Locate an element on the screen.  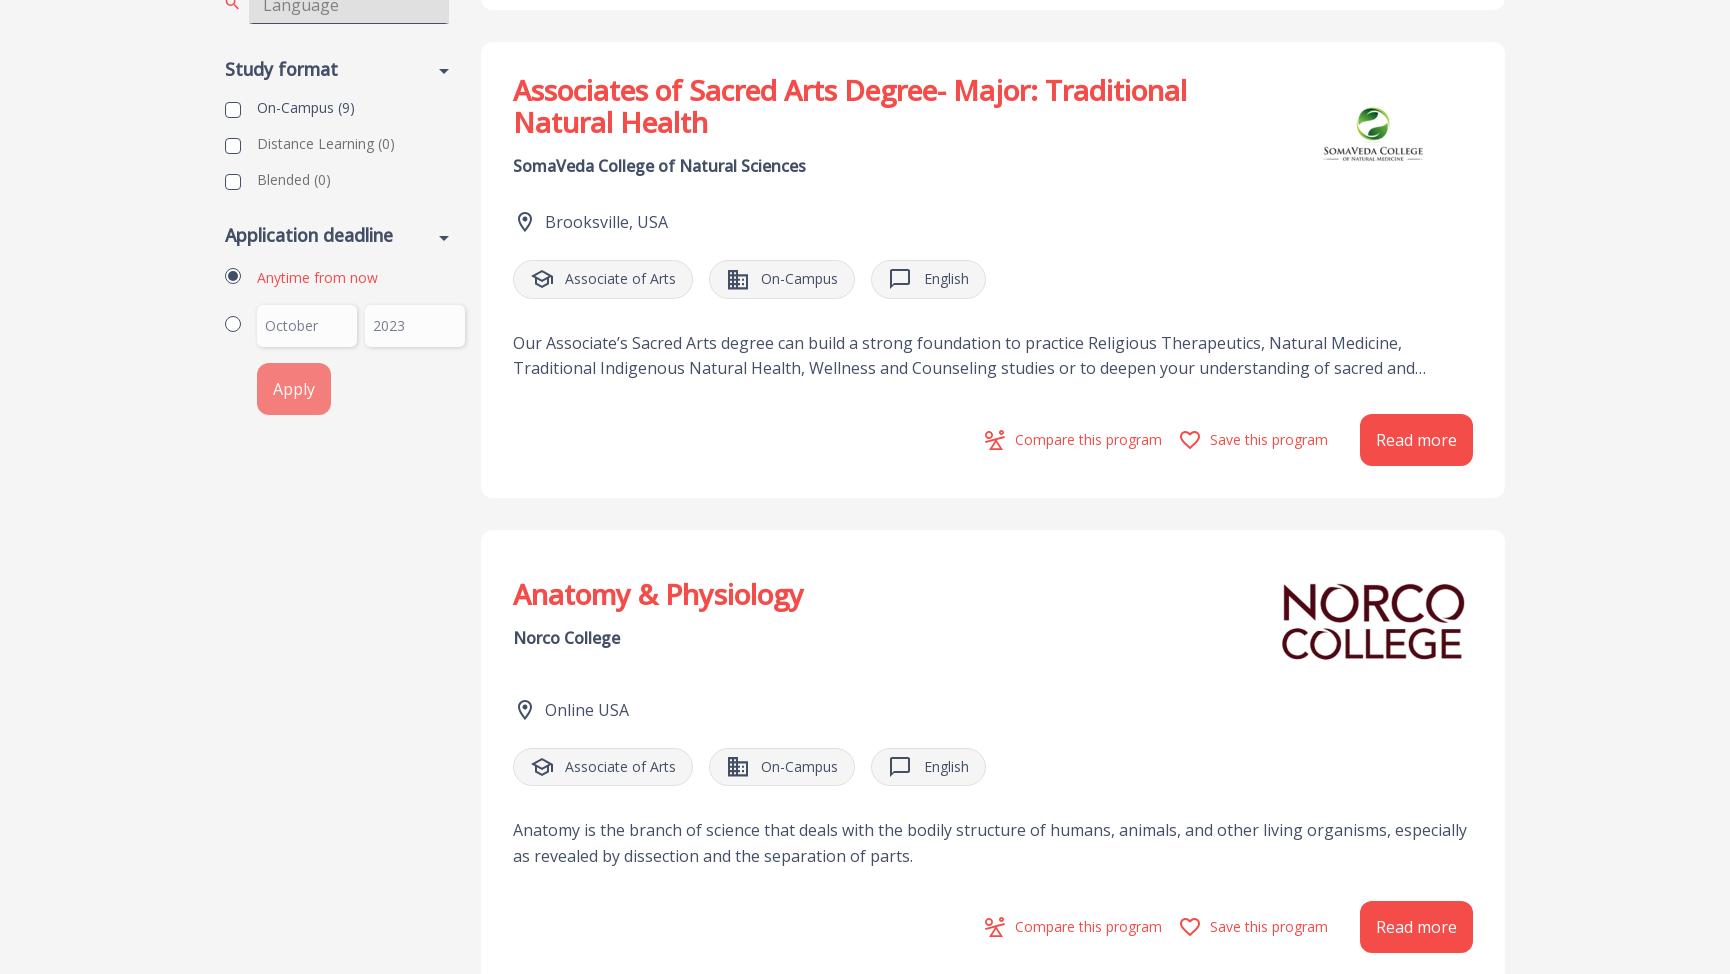
'Brooksville, USA' is located at coordinates (606, 221).